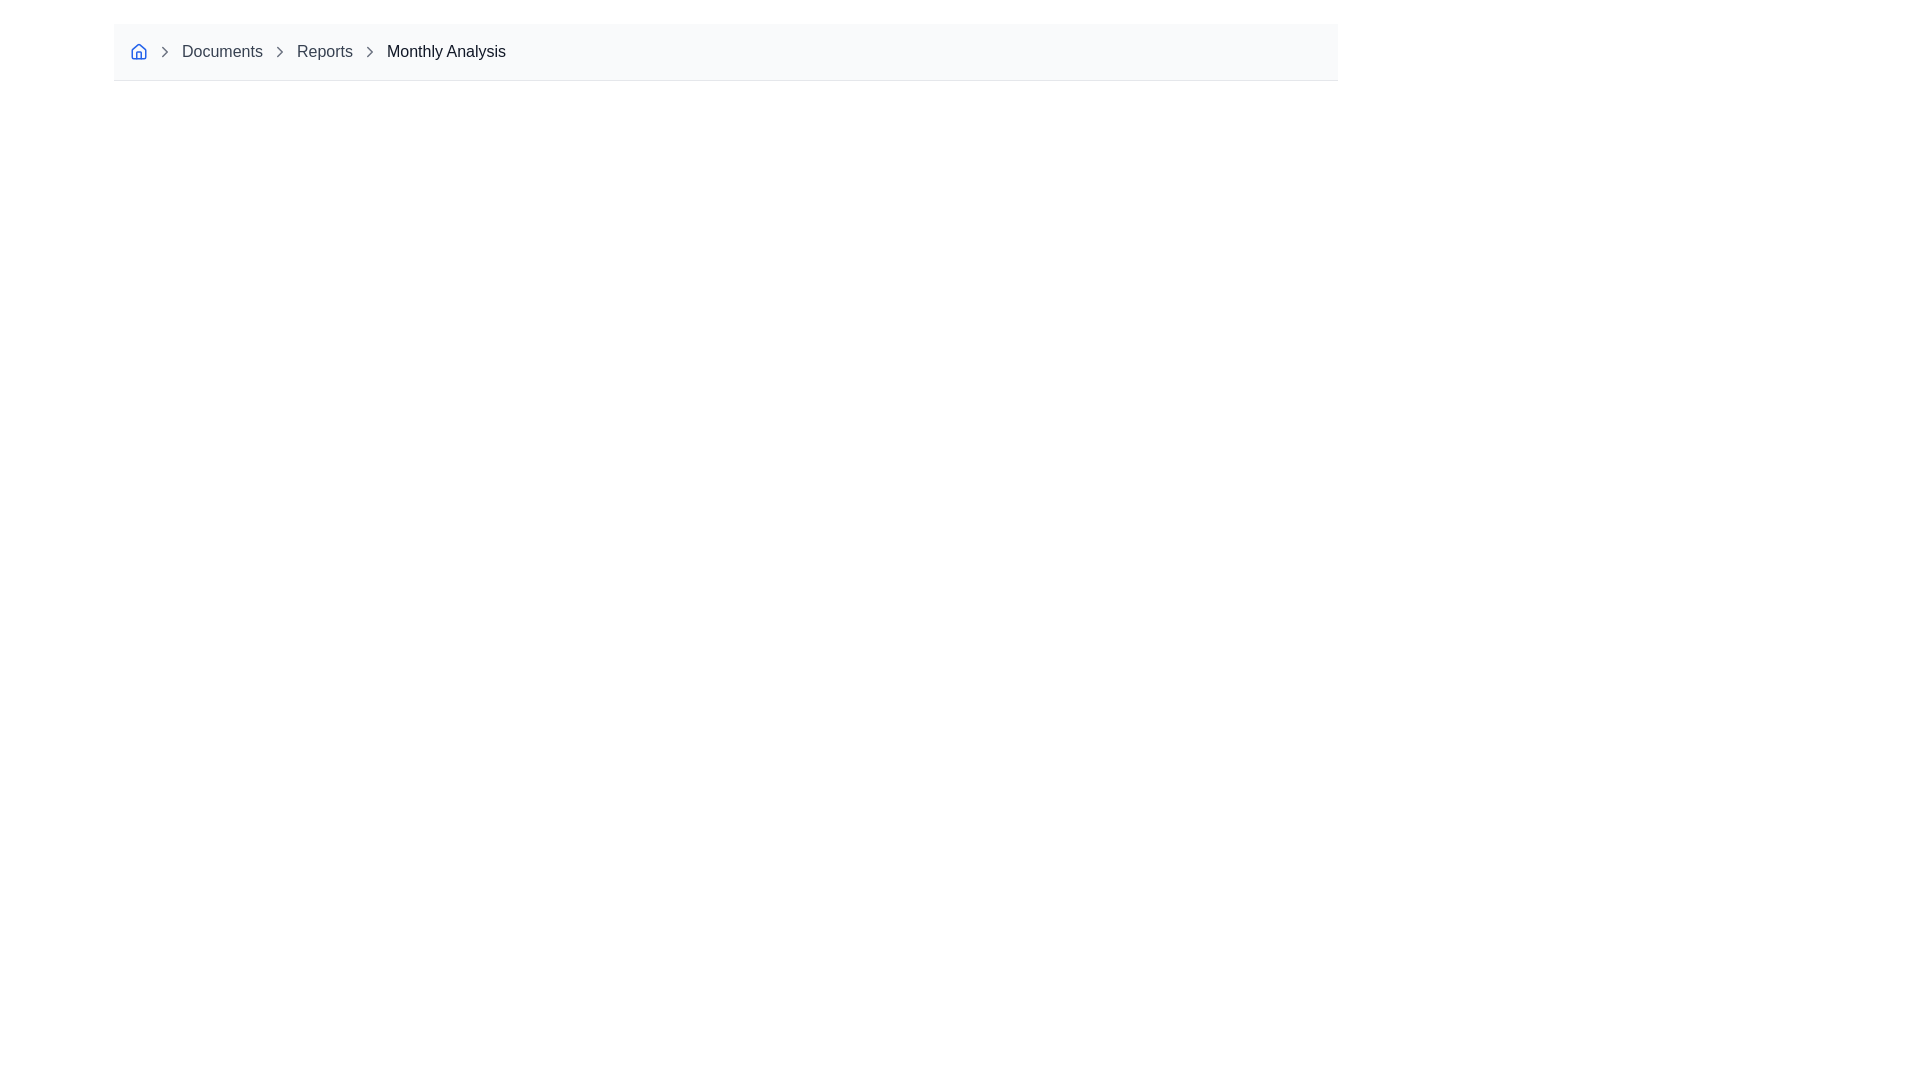 Image resolution: width=1920 pixels, height=1080 pixels. I want to click on the blue house icon button at the beginning of the breadcrumb navigation bar, so click(138, 50).